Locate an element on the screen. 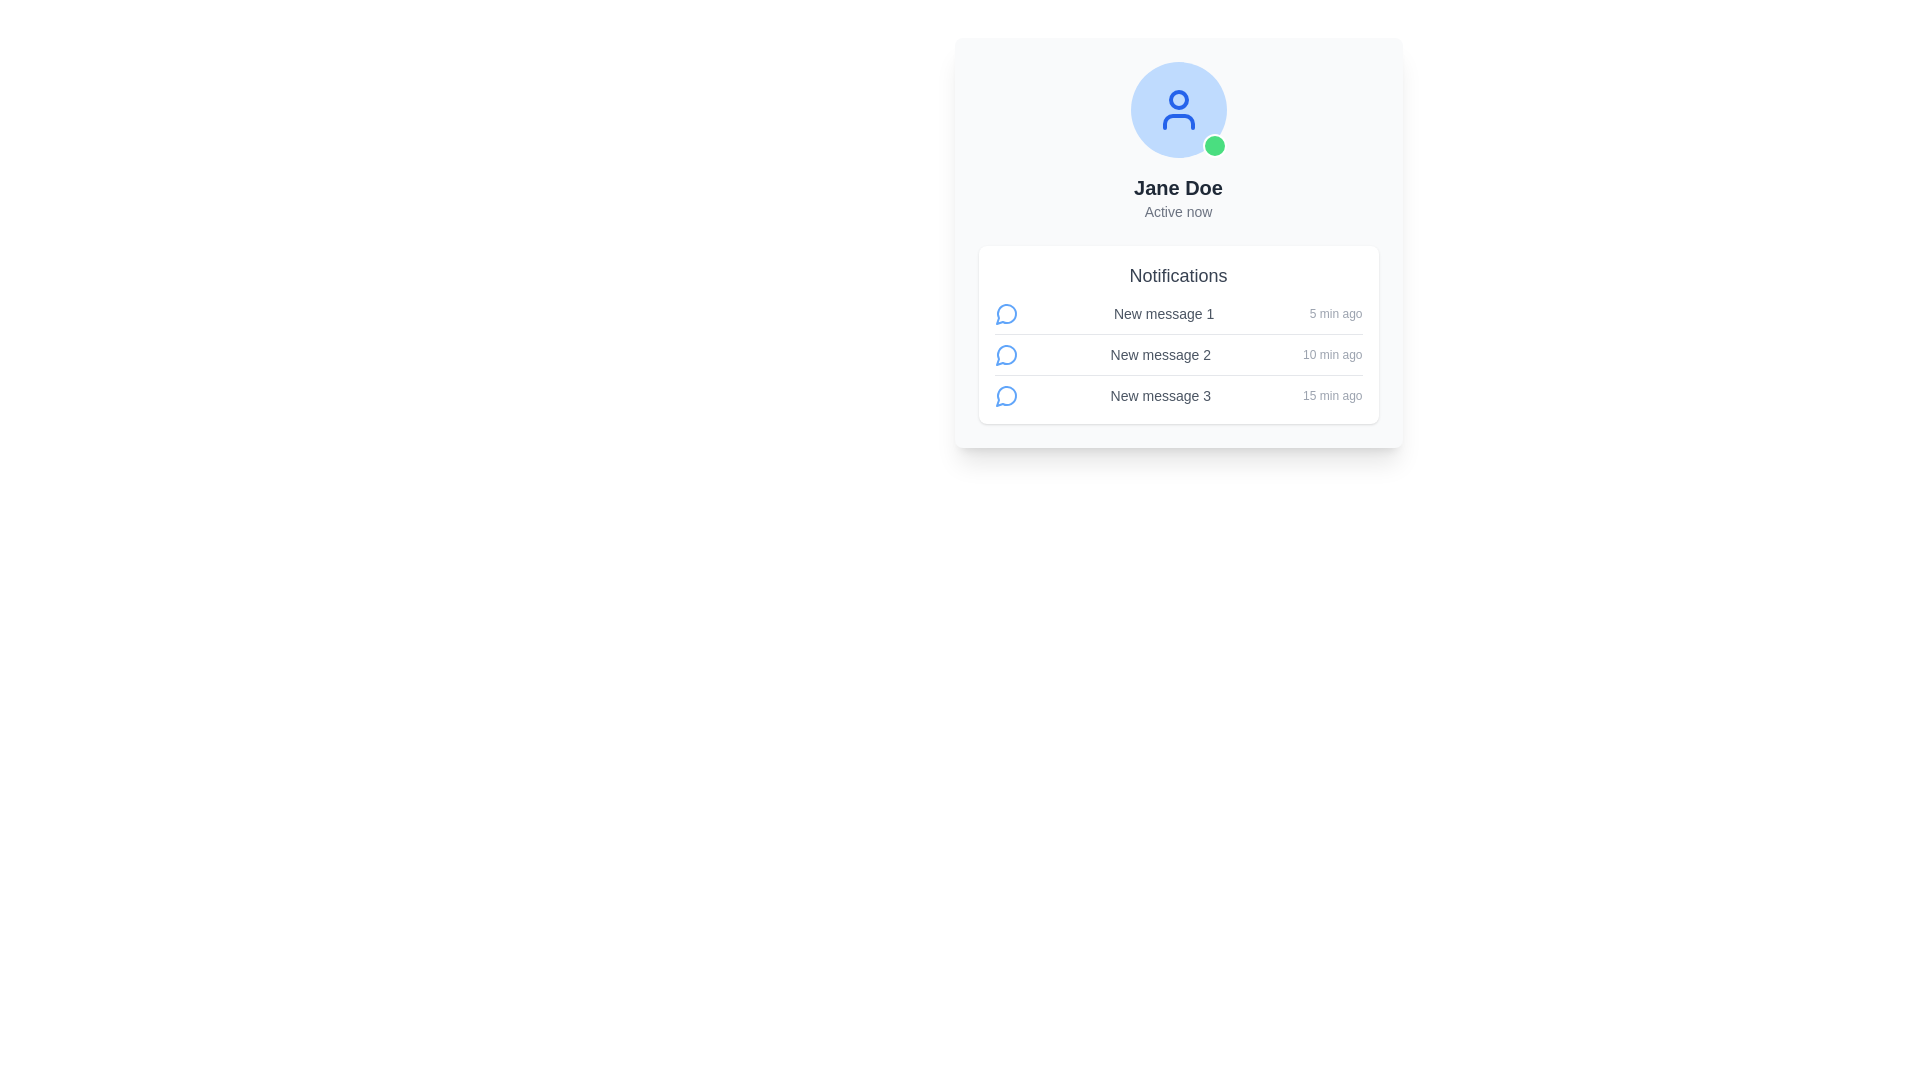  the speech bubble icon outlined in blue, which is positioned to the left of the text 'New message 2' in the notification list is located at coordinates (1006, 353).